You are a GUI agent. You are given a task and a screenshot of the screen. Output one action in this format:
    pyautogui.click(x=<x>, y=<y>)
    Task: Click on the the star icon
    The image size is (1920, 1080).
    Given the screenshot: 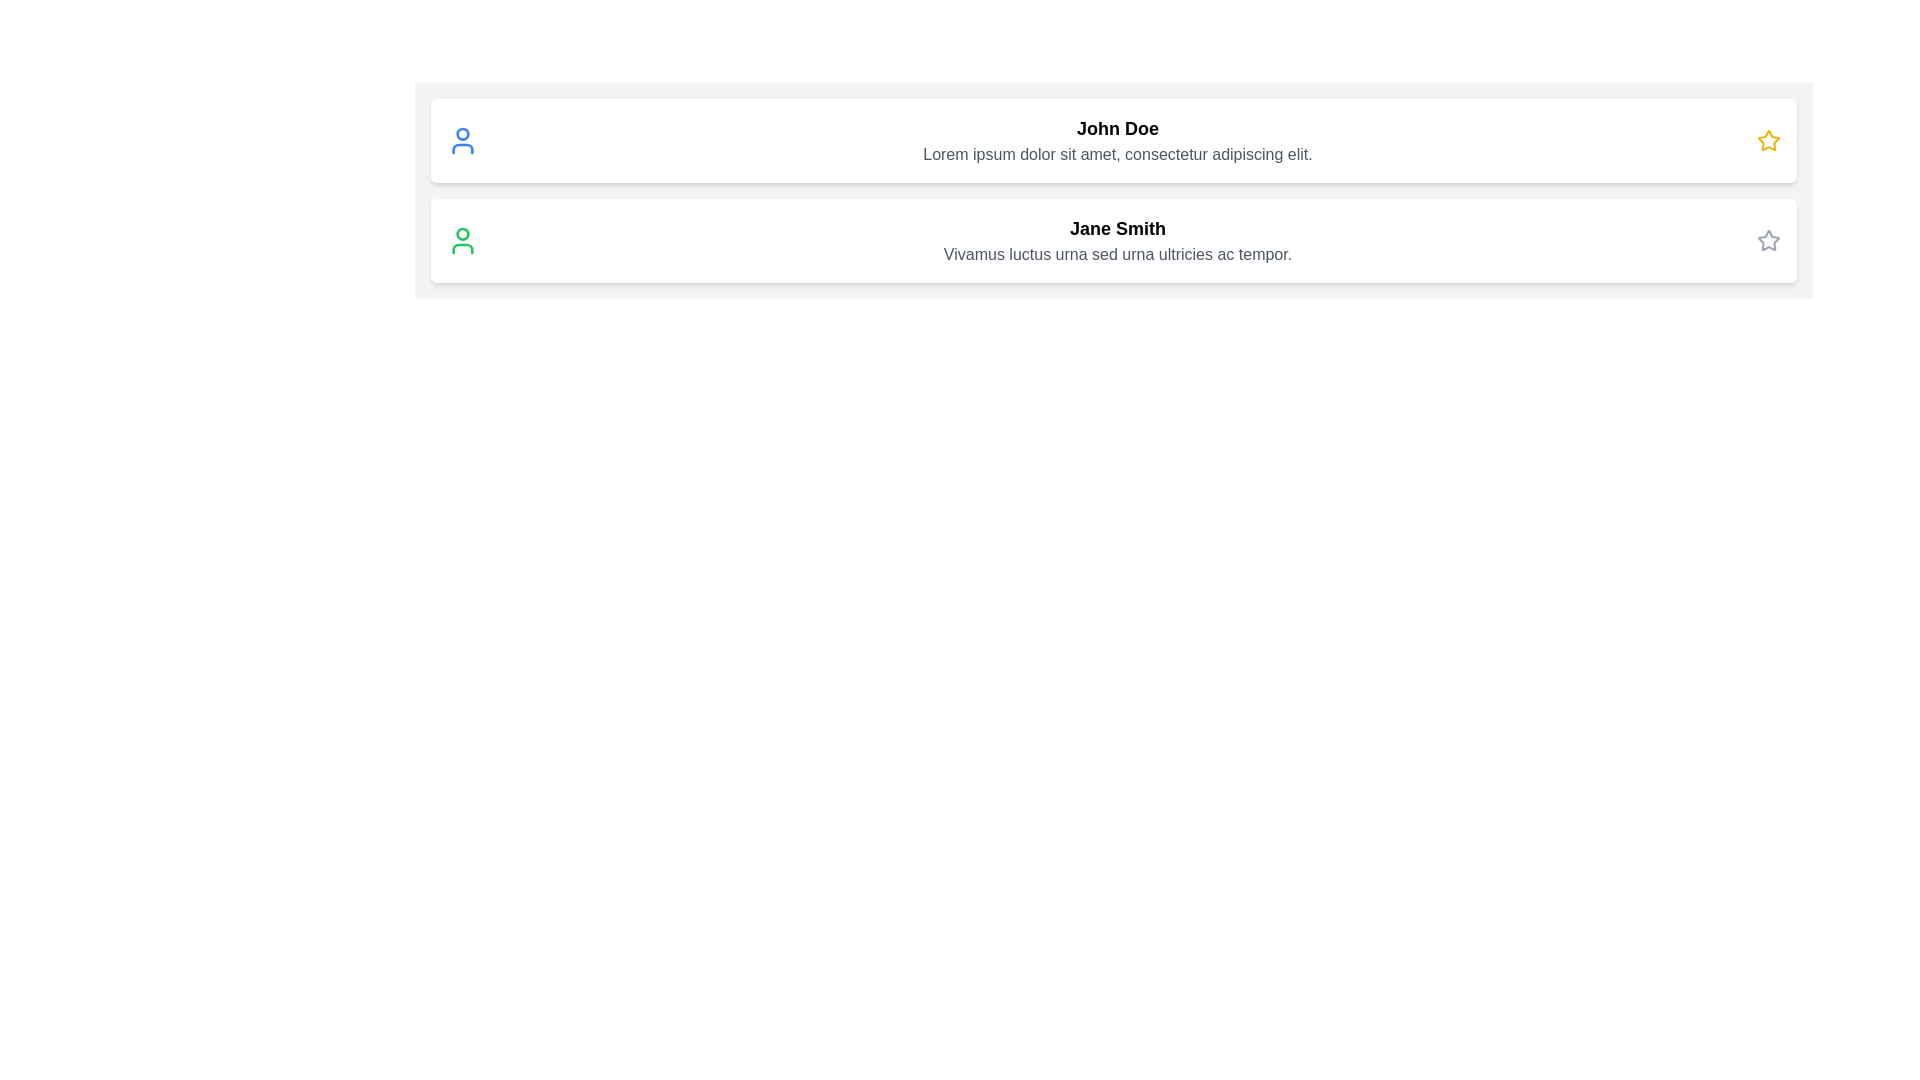 What is the action you would take?
    pyautogui.click(x=1769, y=140)
    